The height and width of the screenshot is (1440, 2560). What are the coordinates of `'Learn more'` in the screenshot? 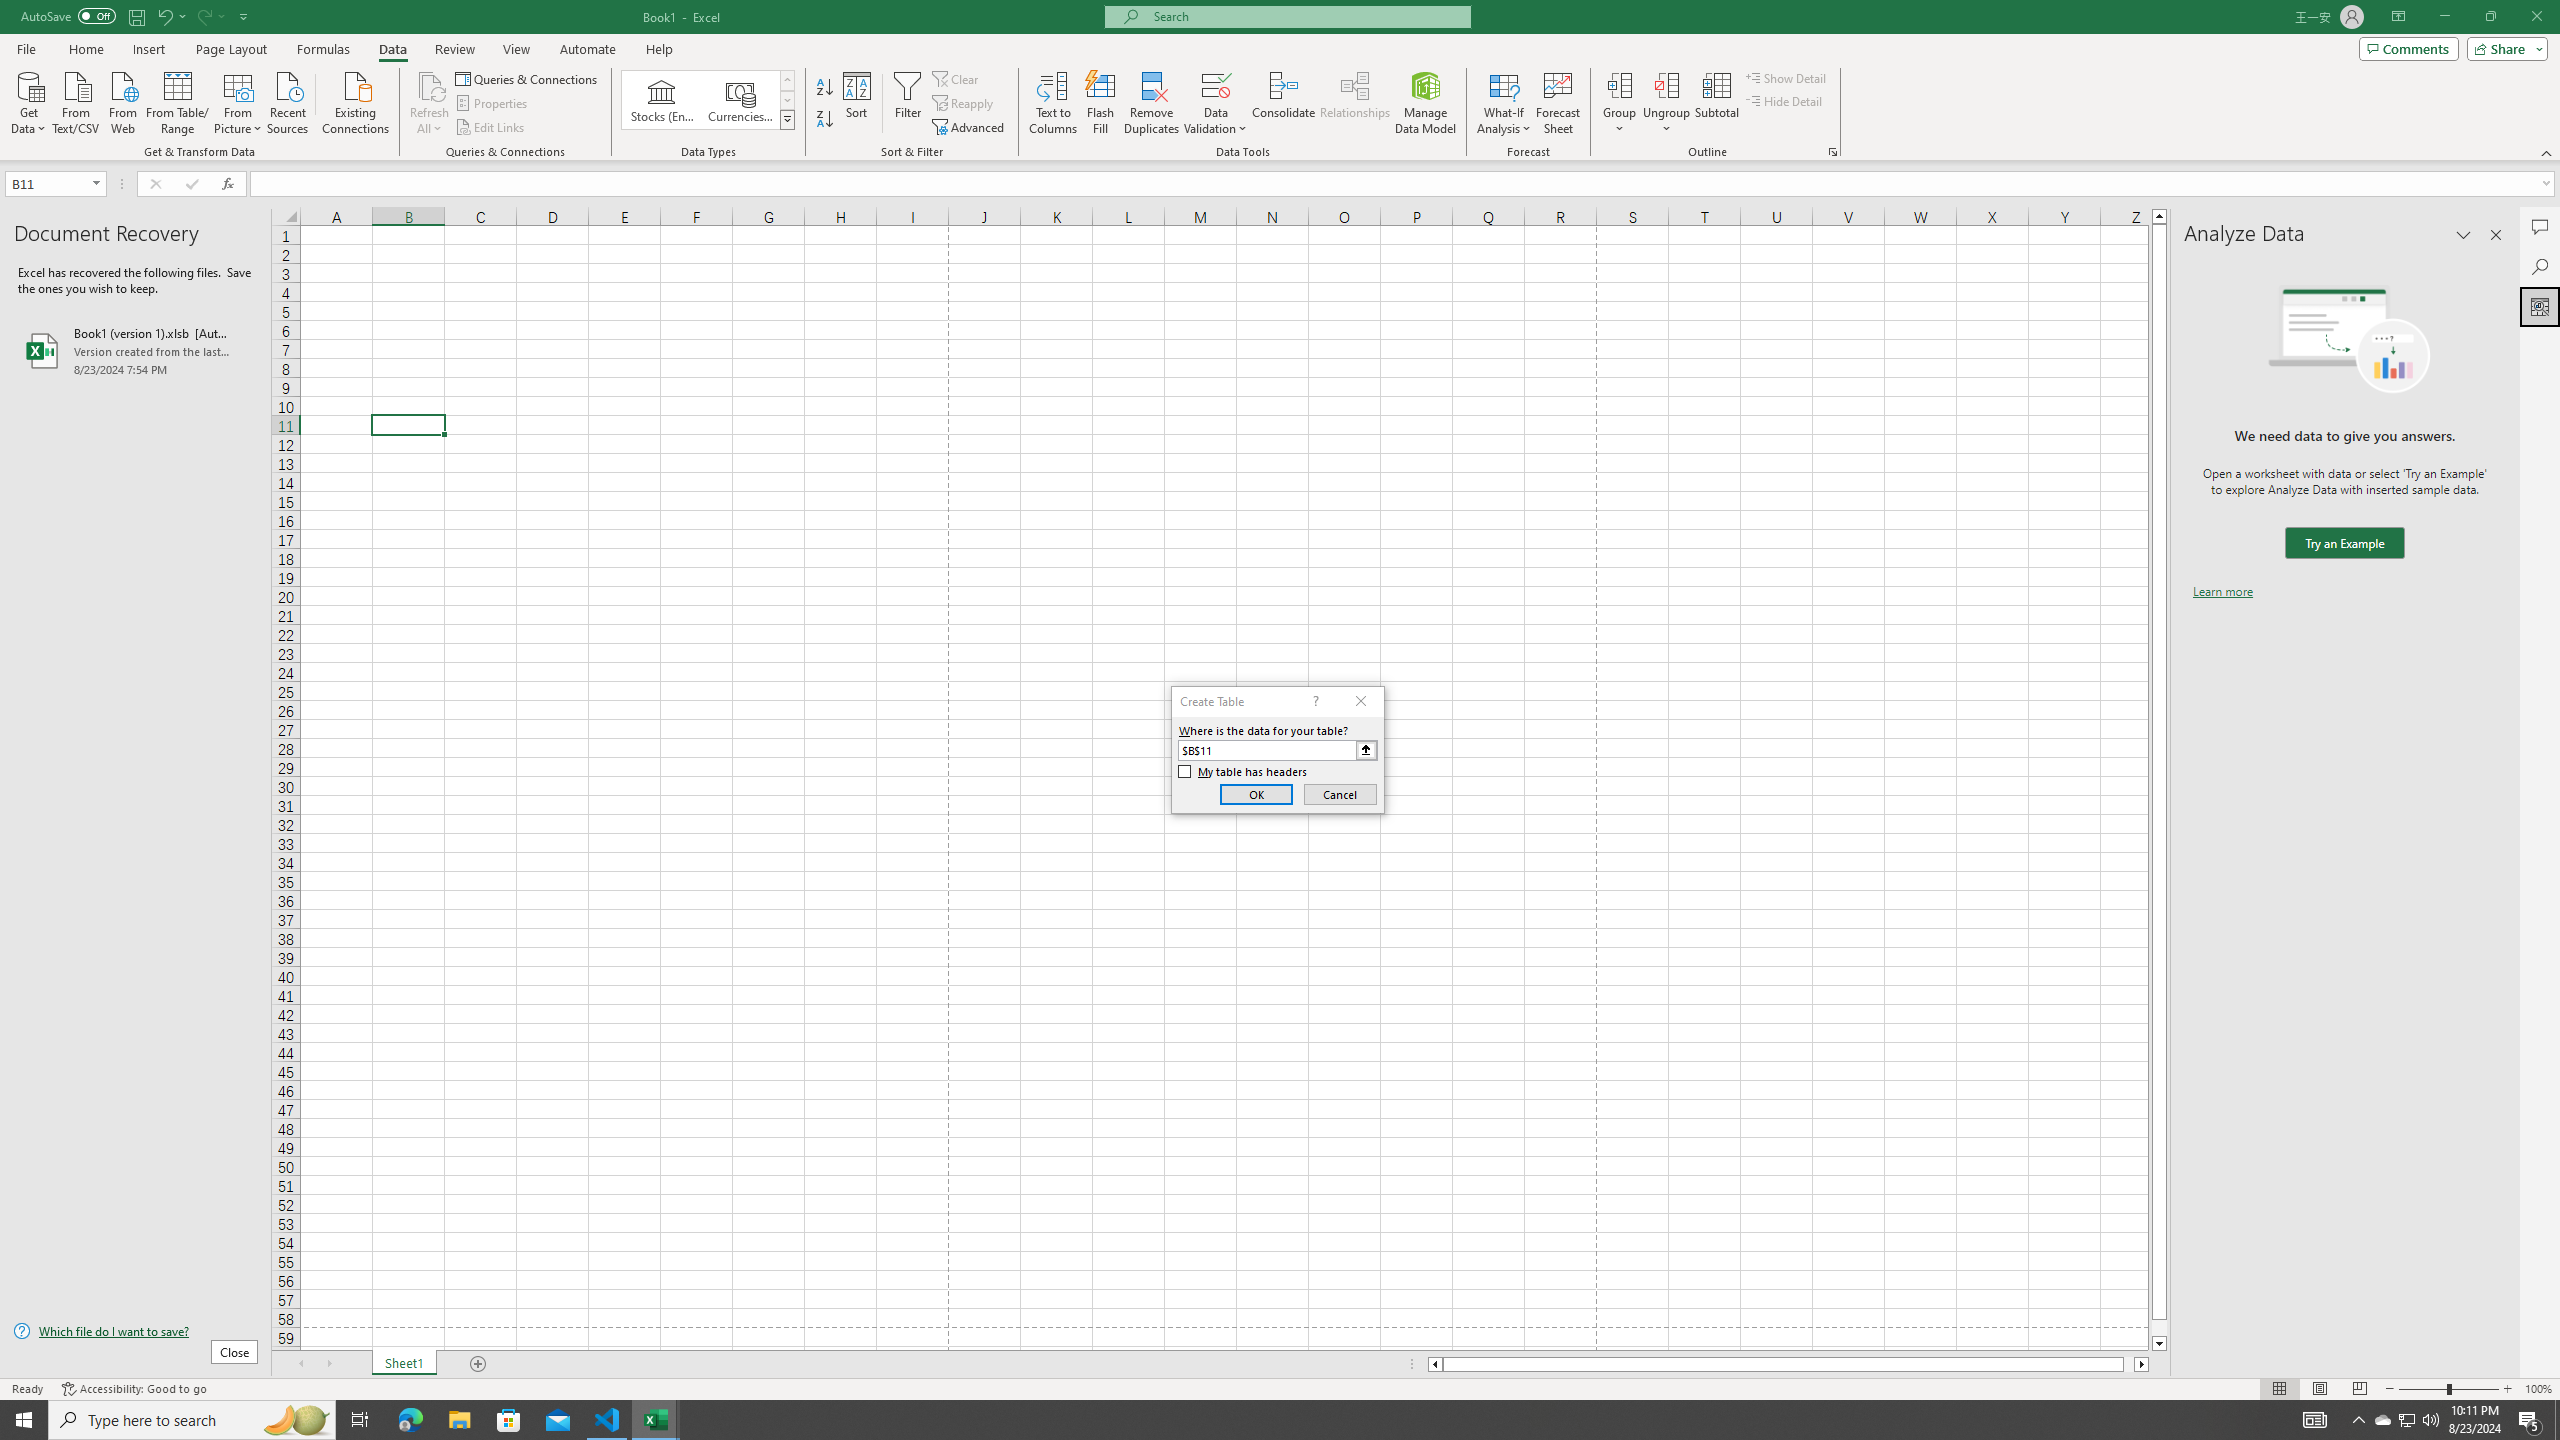 It's located at (2222, 590).